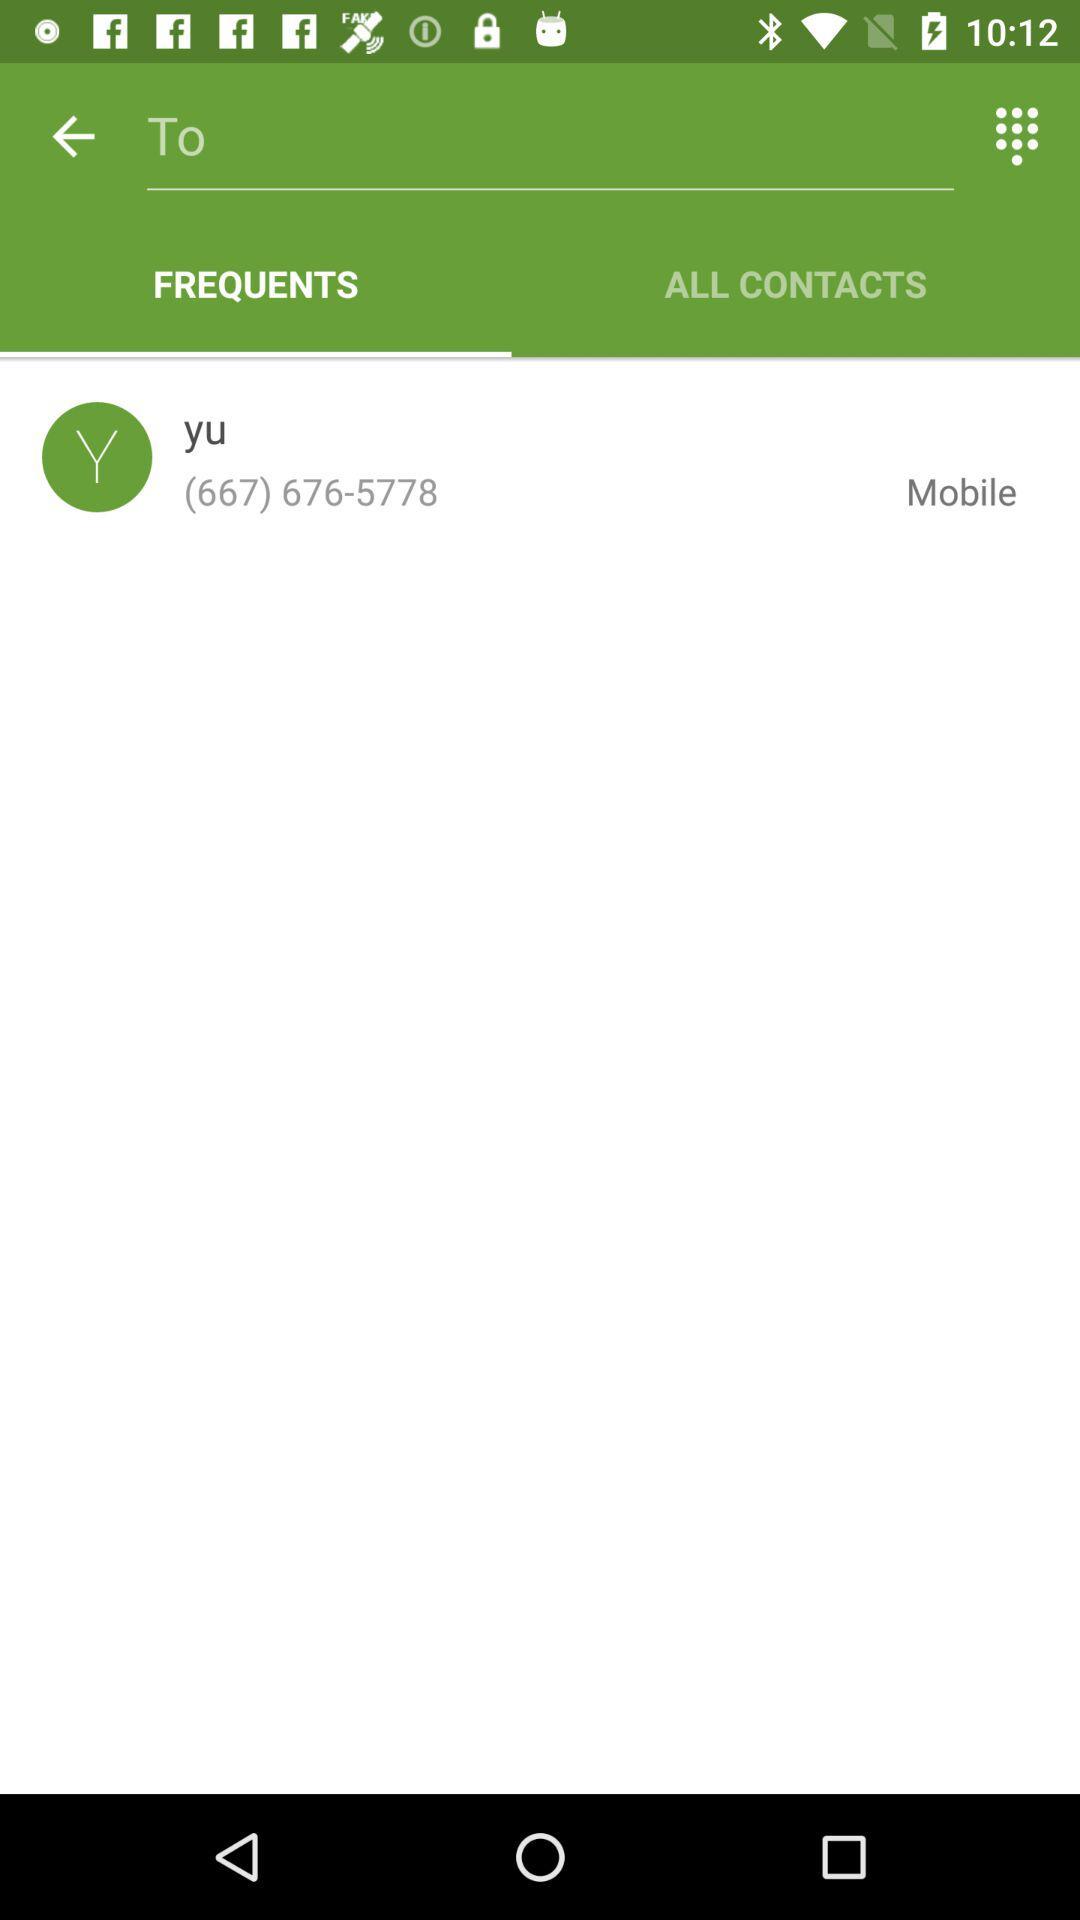  I want to click on app next to all contacts icon, so click(254, 282).